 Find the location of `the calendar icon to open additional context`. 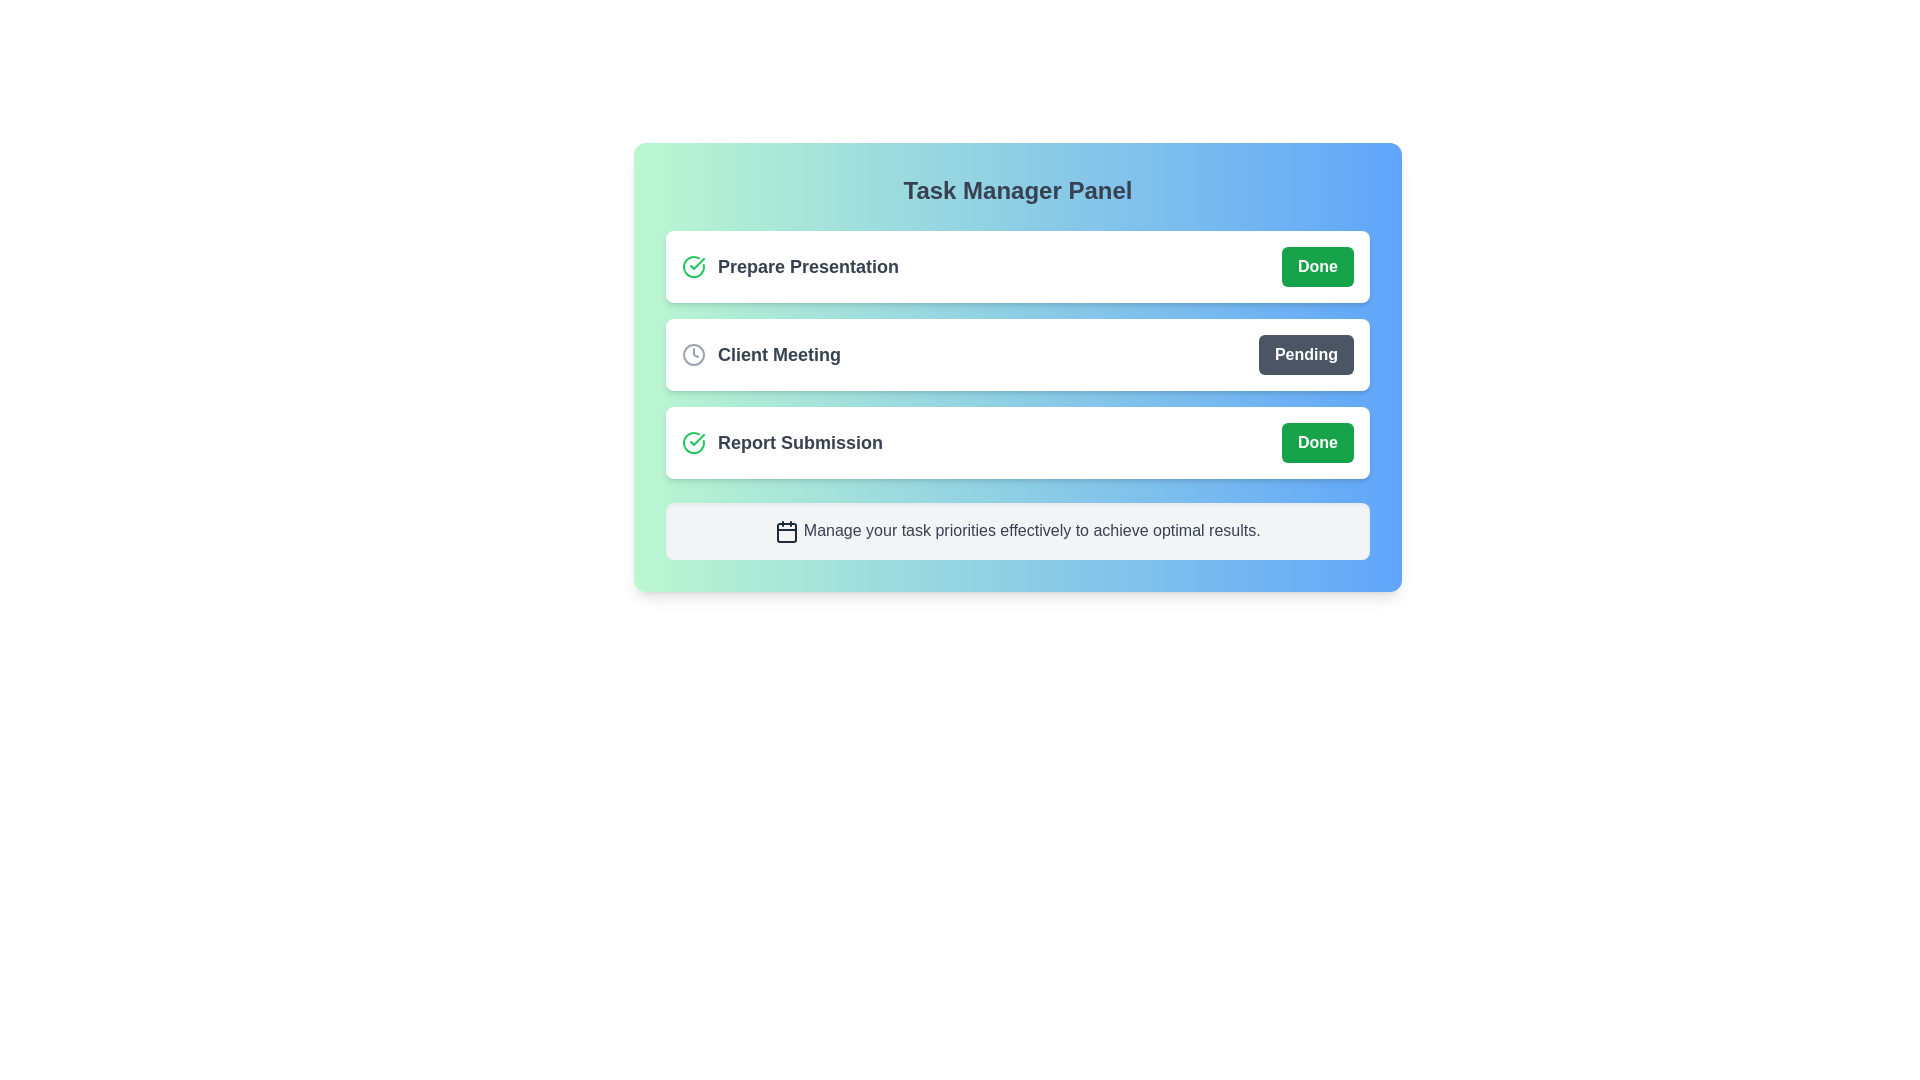

the calendar icon to open additional context is located at coordinates (786, 530).